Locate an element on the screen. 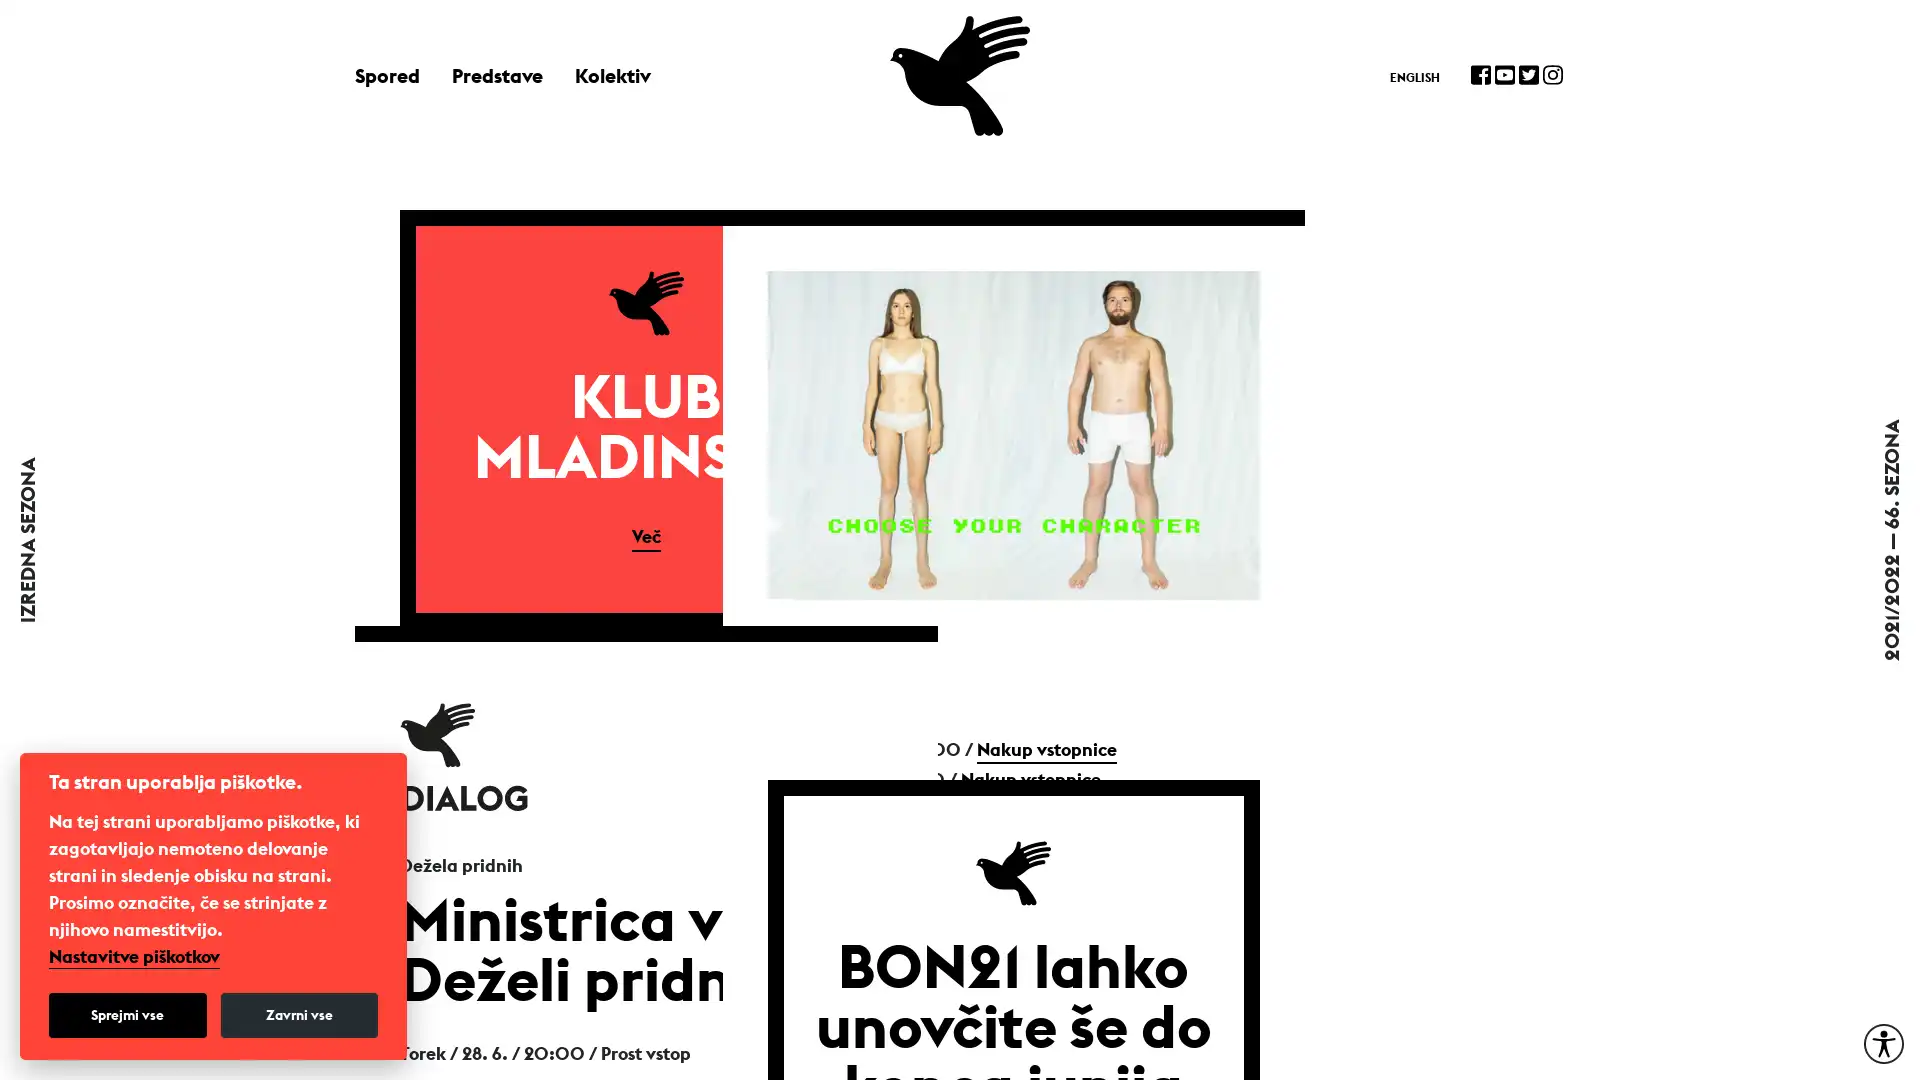 Image resolution: width=1920 pixels, height=1080 pixels. Sprejmi vse is located at coordinates (125, 1014).